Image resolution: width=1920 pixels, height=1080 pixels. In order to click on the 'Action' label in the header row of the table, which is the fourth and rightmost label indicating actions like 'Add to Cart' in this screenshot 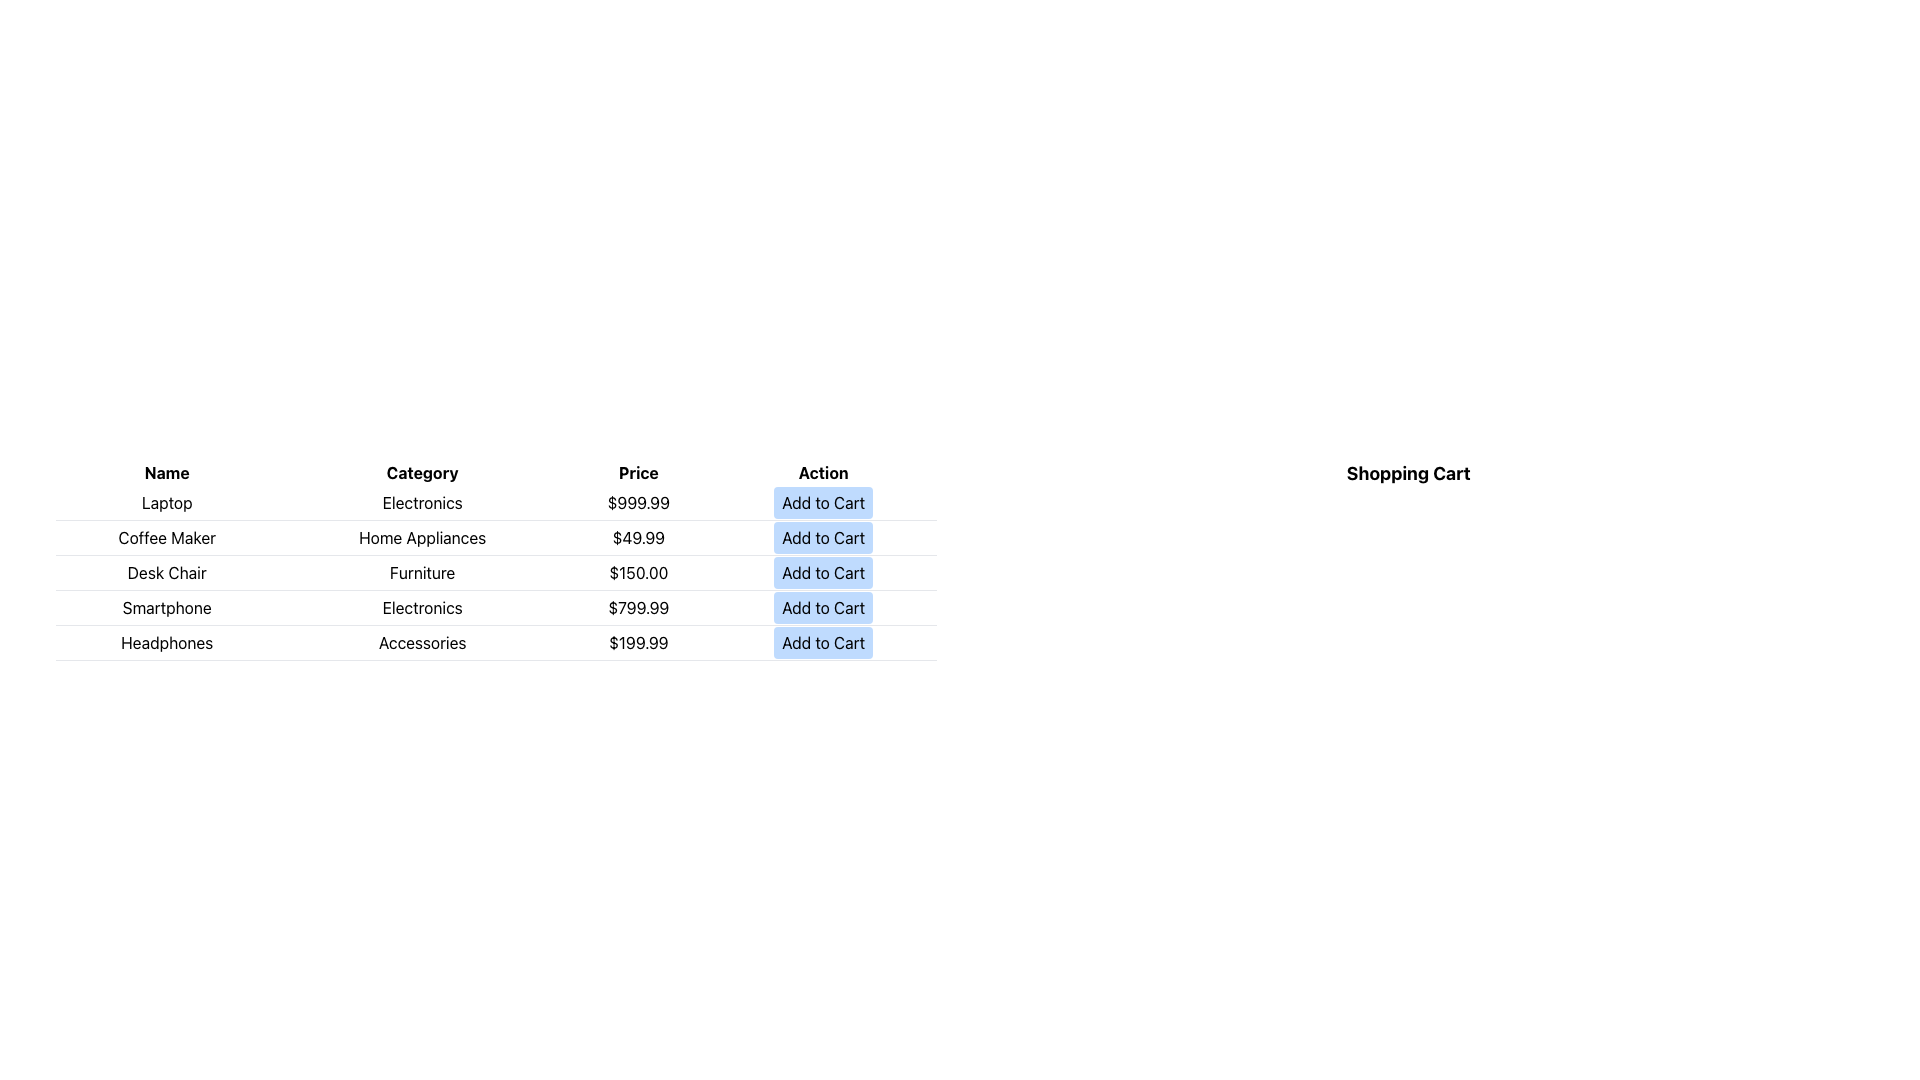, I will do `click(823, 473)`.